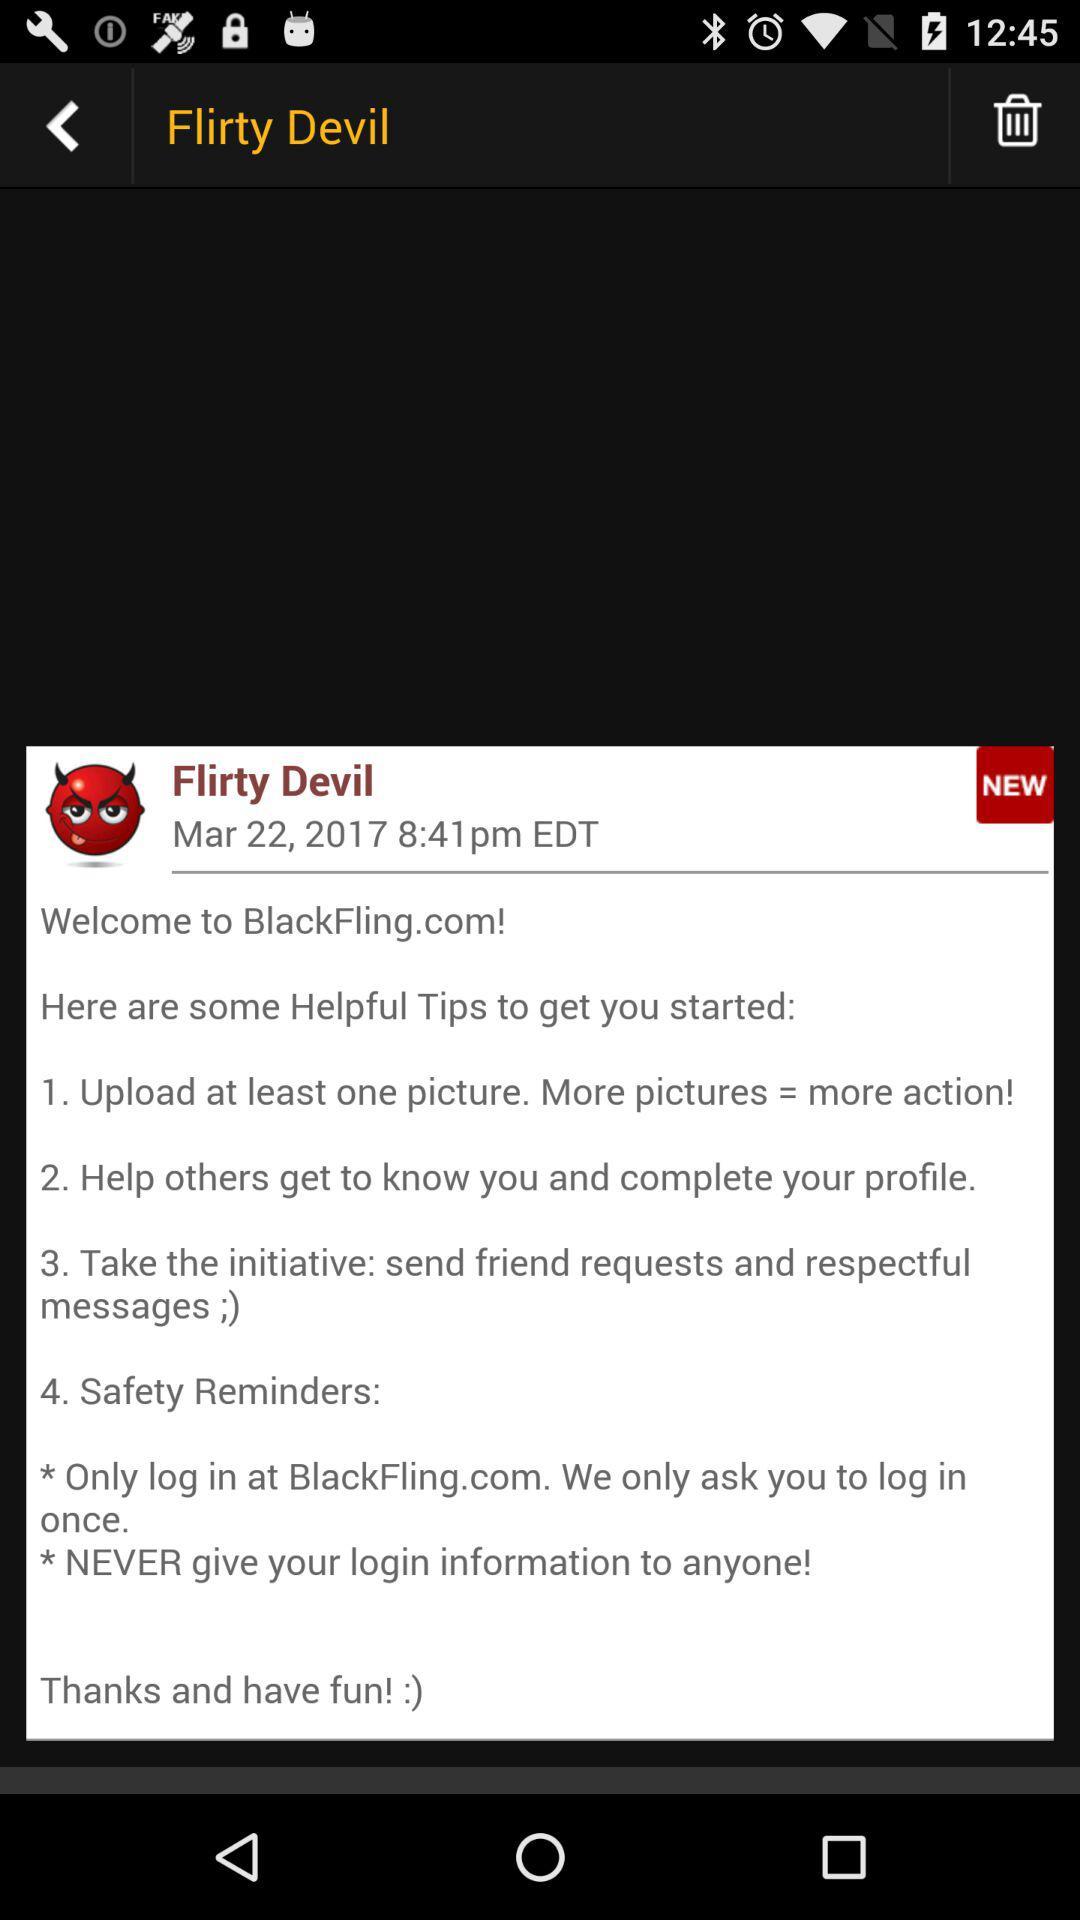 Image resolution: width=1080 pixels, height=1920 pixels. Describe the element at coordinates (93, 813) in the screenshot. I see `app next to flirty devil icon` at that location.